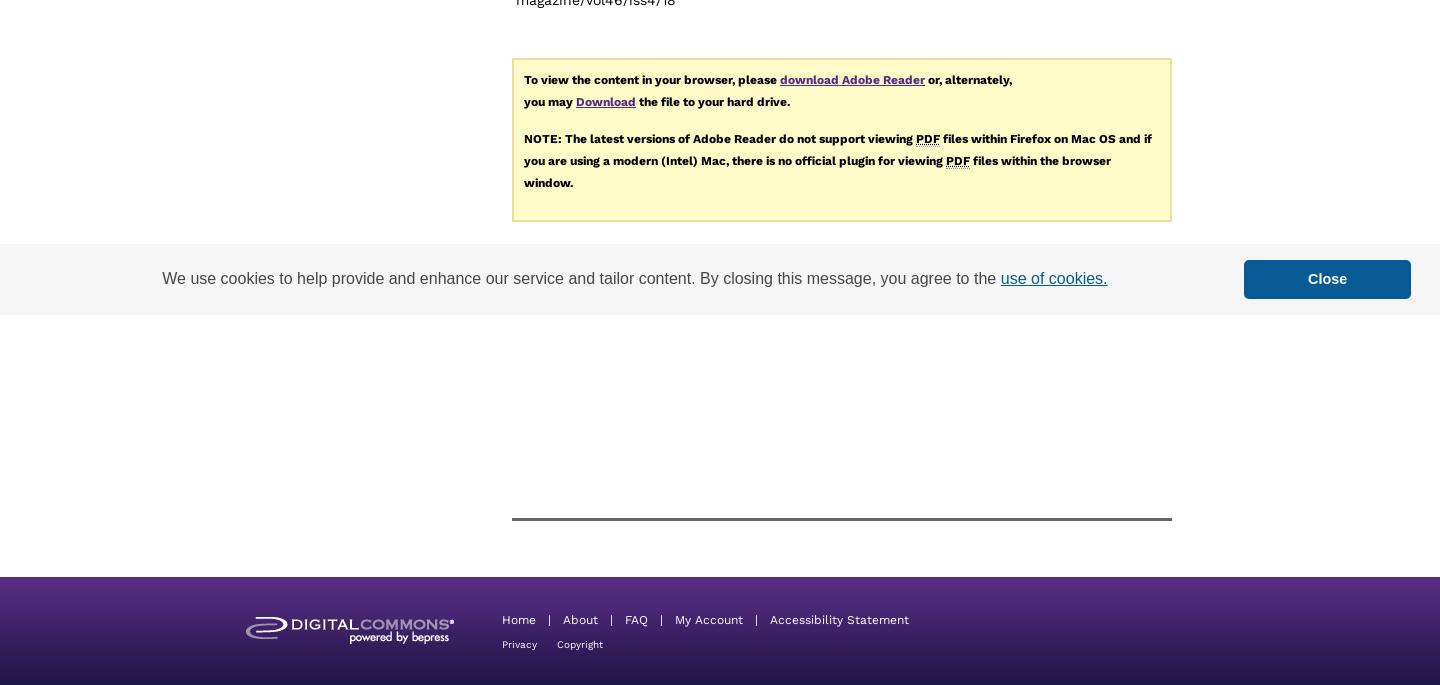  Describe the element at coordinates (523, 80) in the screenshot. I see `'To view the content in your browser, please'` at that location.